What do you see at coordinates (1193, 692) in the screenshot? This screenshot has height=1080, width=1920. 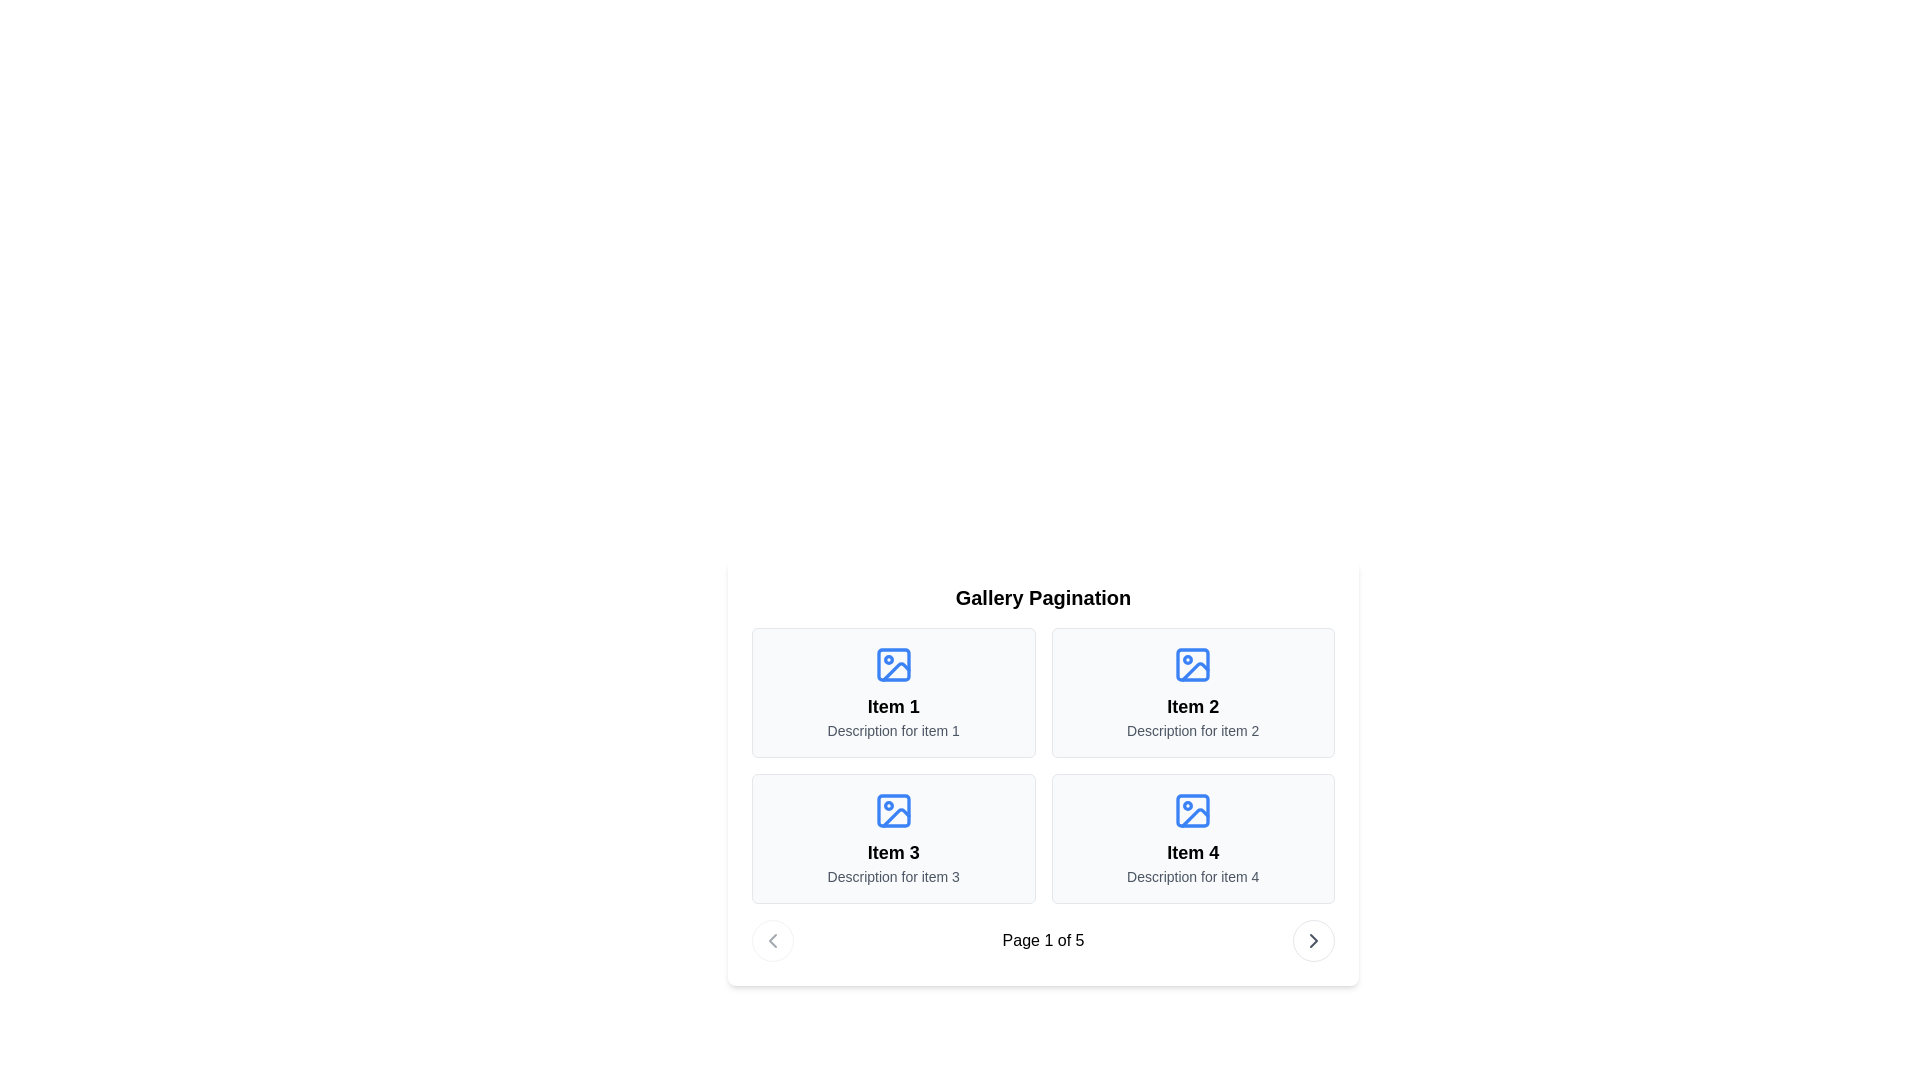 I see `information from the card UI element located at the top-right of the grid, which contains the text 'Item 2' and its description 'Description for item 2'` at bounding box center [1193, 692].